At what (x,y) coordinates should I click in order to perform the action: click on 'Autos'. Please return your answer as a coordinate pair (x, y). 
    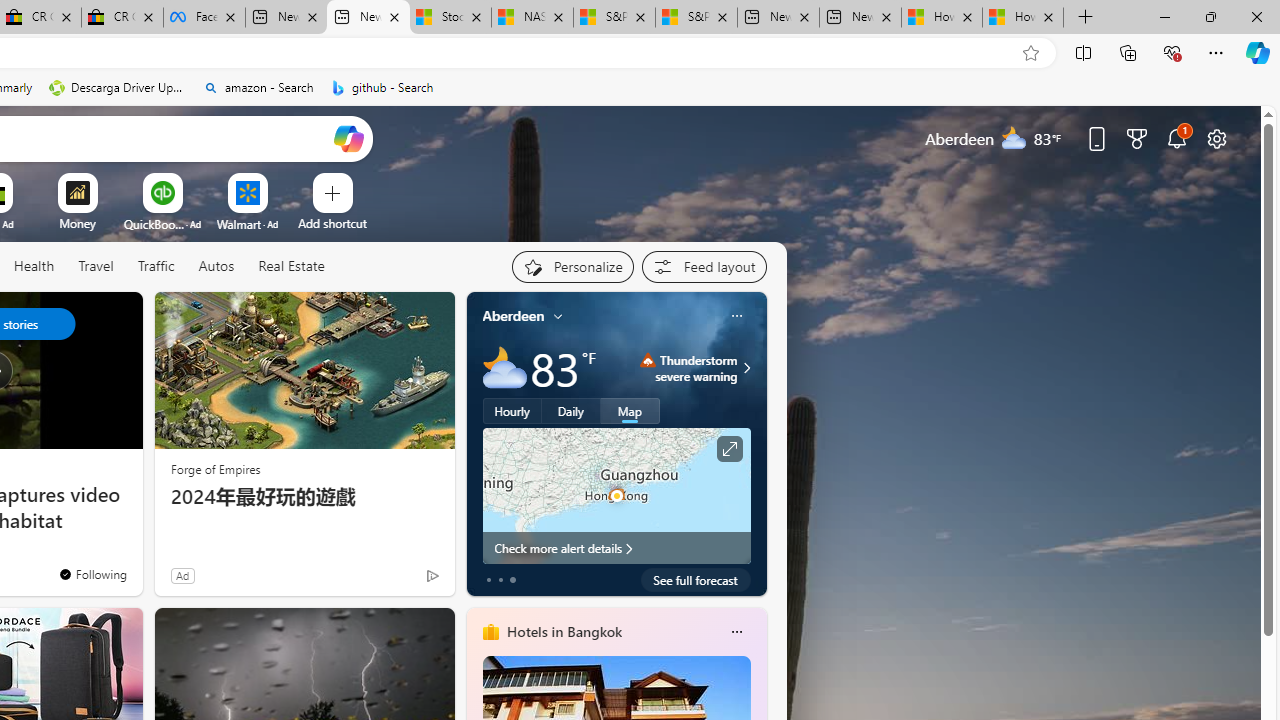
    Looking at the image, I should click on (216, 266).